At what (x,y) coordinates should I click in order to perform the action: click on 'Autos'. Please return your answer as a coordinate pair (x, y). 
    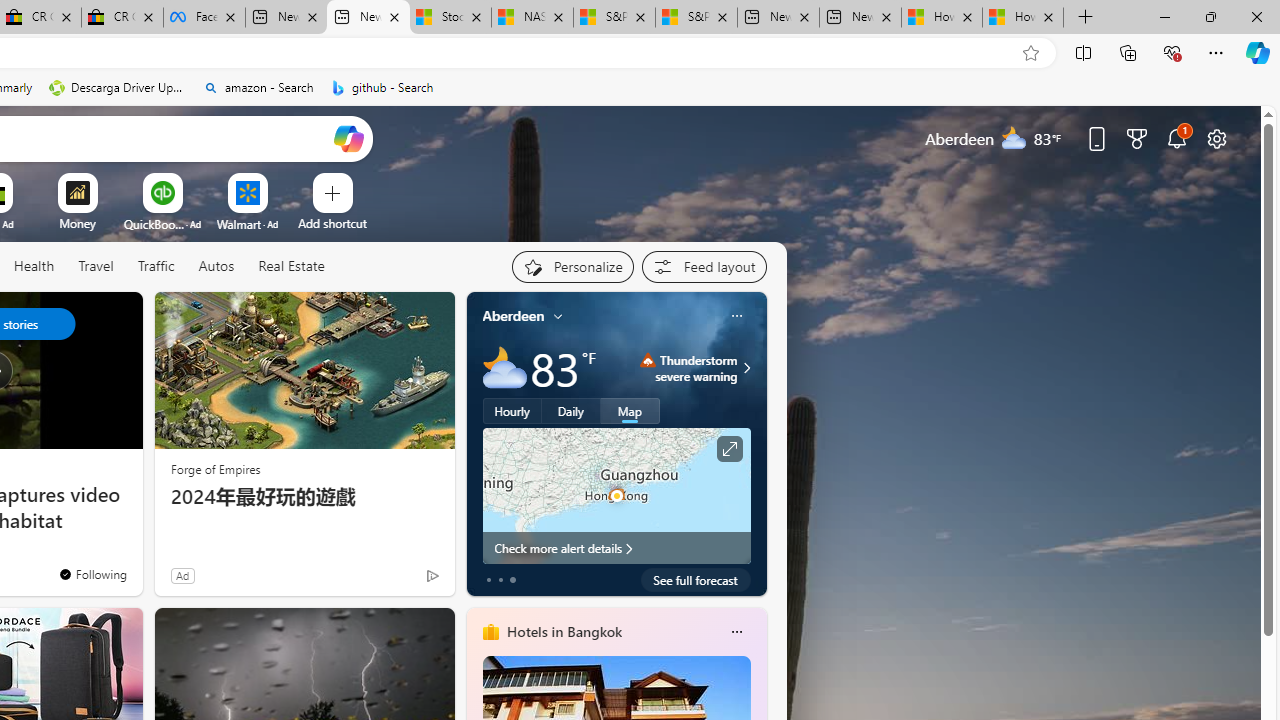
    Looking at the image, I should click on (216, 266).